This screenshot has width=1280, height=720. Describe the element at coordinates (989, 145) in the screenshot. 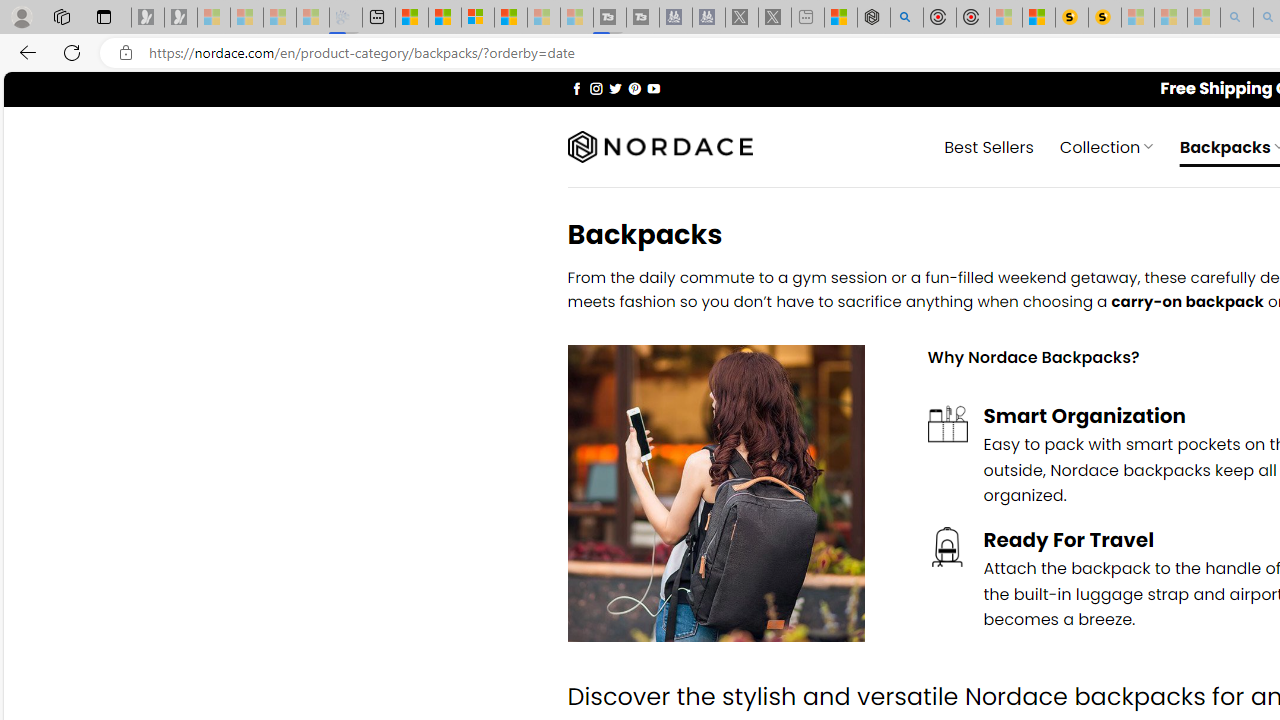

I see `' Best Sellers'` at that location.